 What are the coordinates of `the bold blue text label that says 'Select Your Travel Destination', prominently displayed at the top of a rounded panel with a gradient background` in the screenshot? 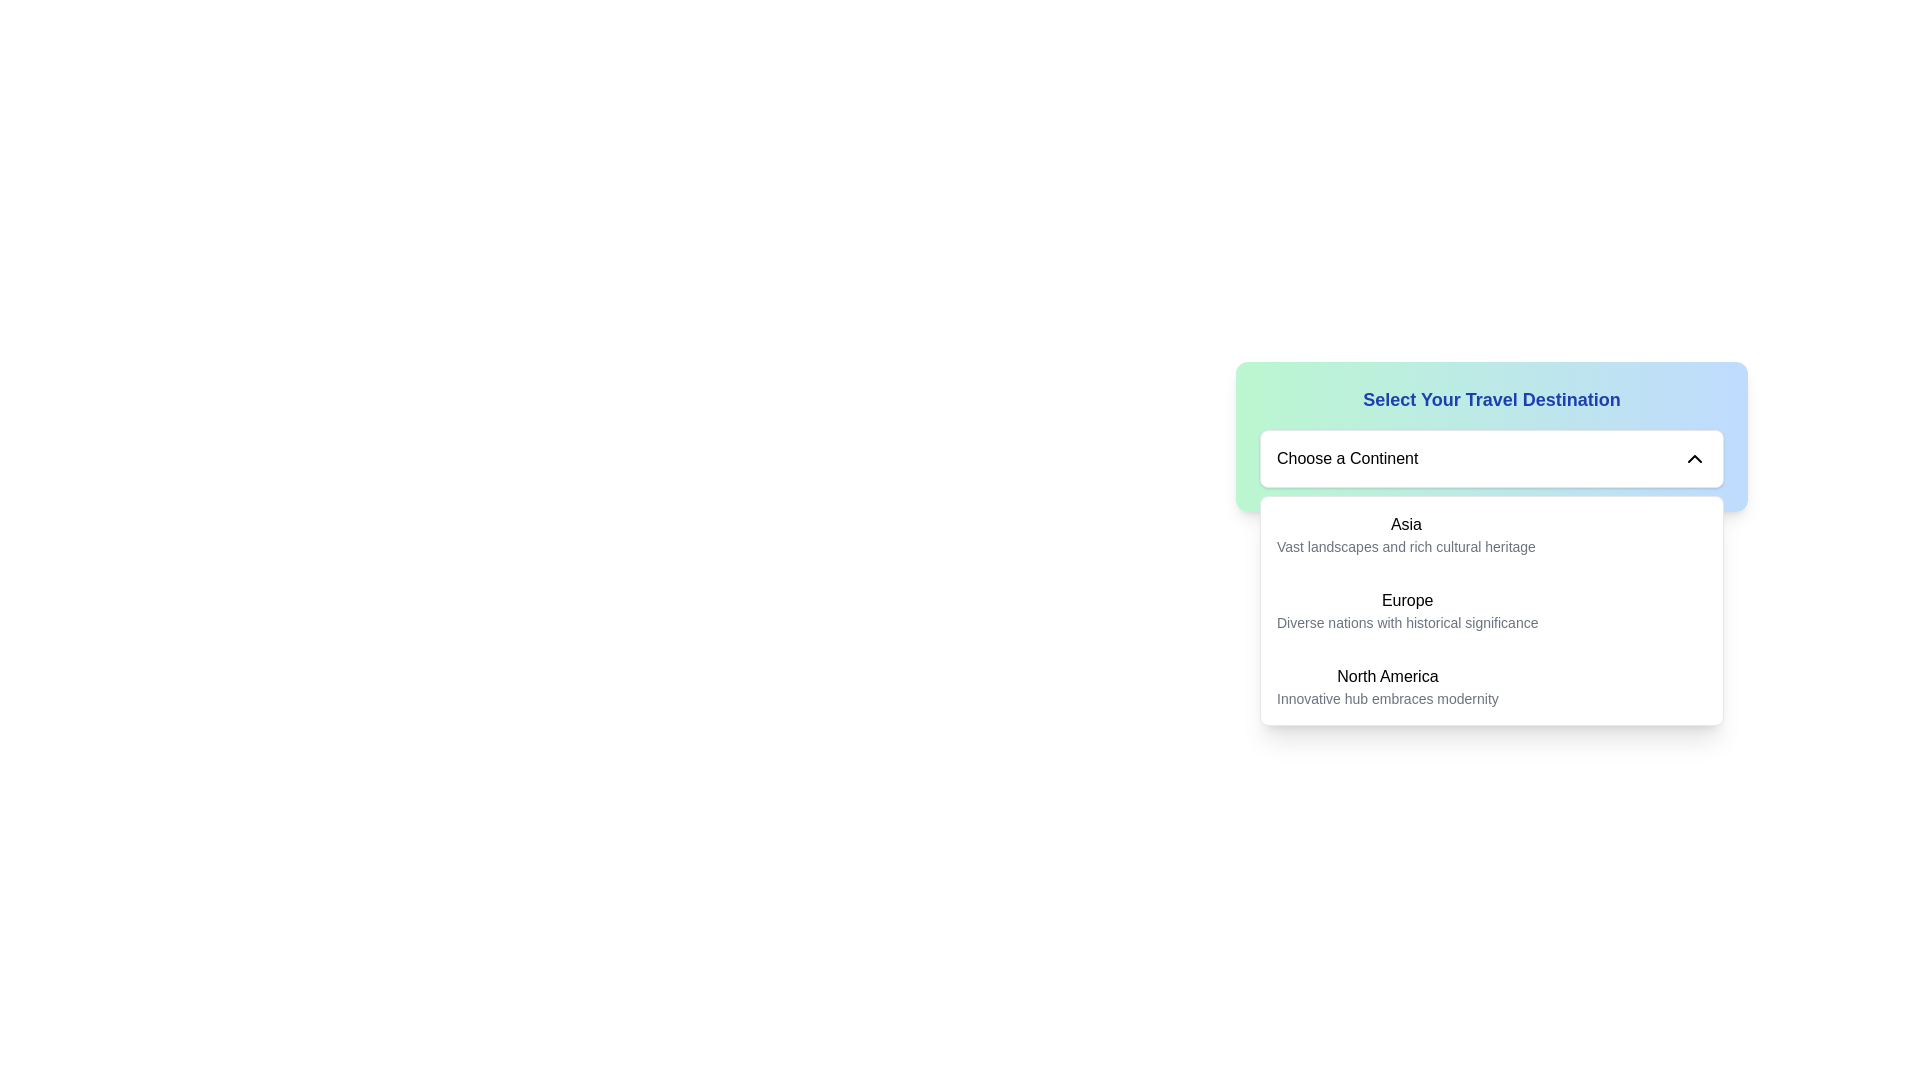 It's located at (1492, 400).